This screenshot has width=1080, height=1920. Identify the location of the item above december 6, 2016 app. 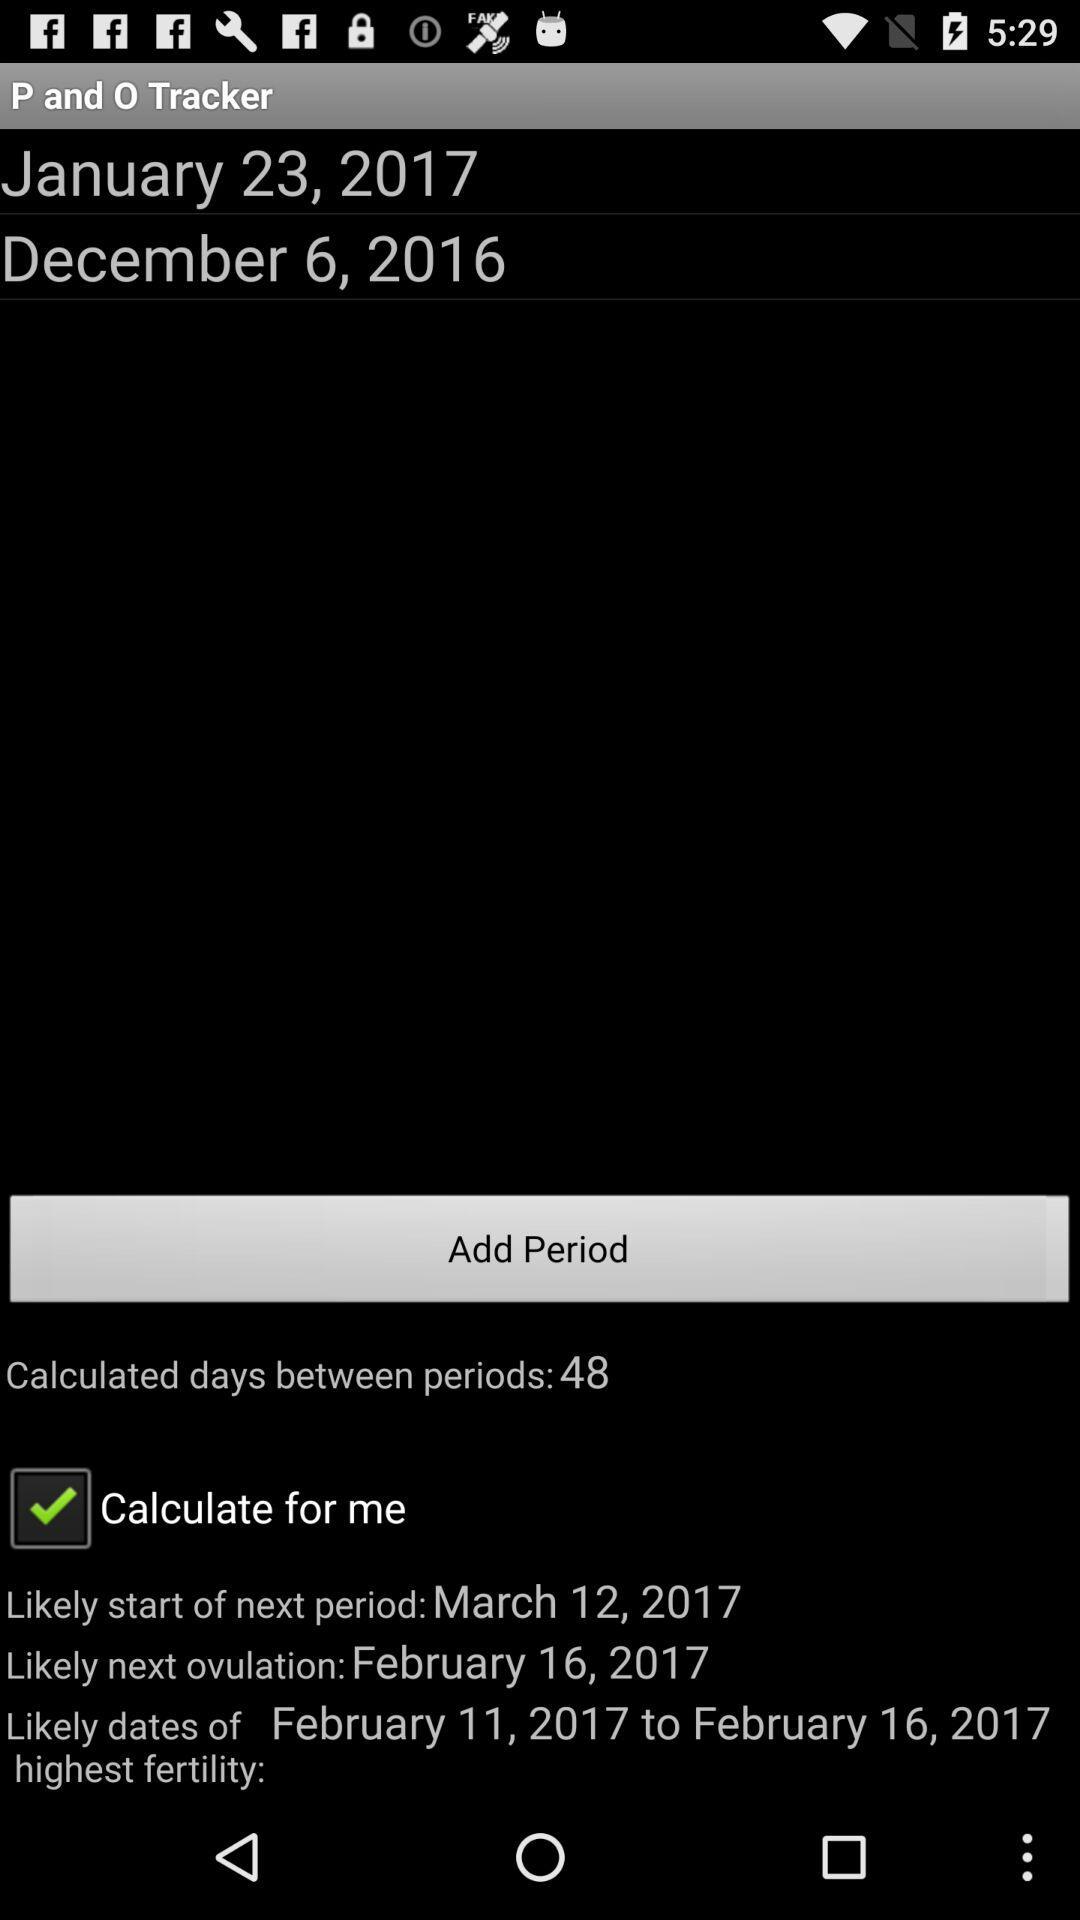
(238, 171).